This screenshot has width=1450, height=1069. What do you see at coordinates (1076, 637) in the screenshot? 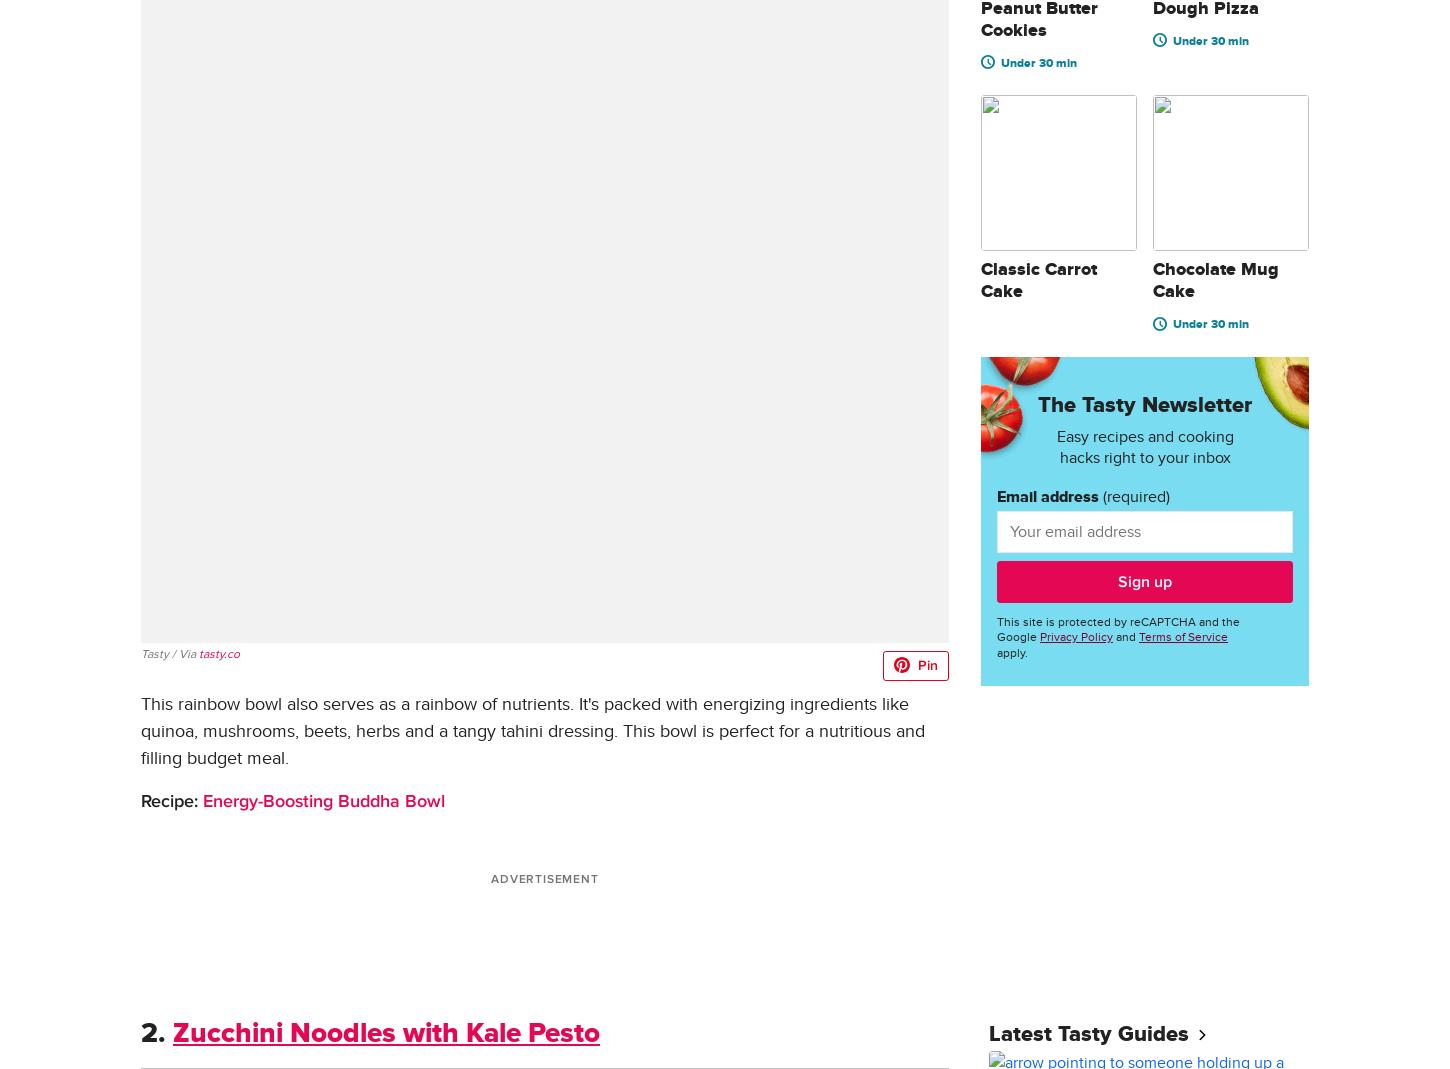
I see `'Privacy Policy'` at bounding box center [1076, 637].